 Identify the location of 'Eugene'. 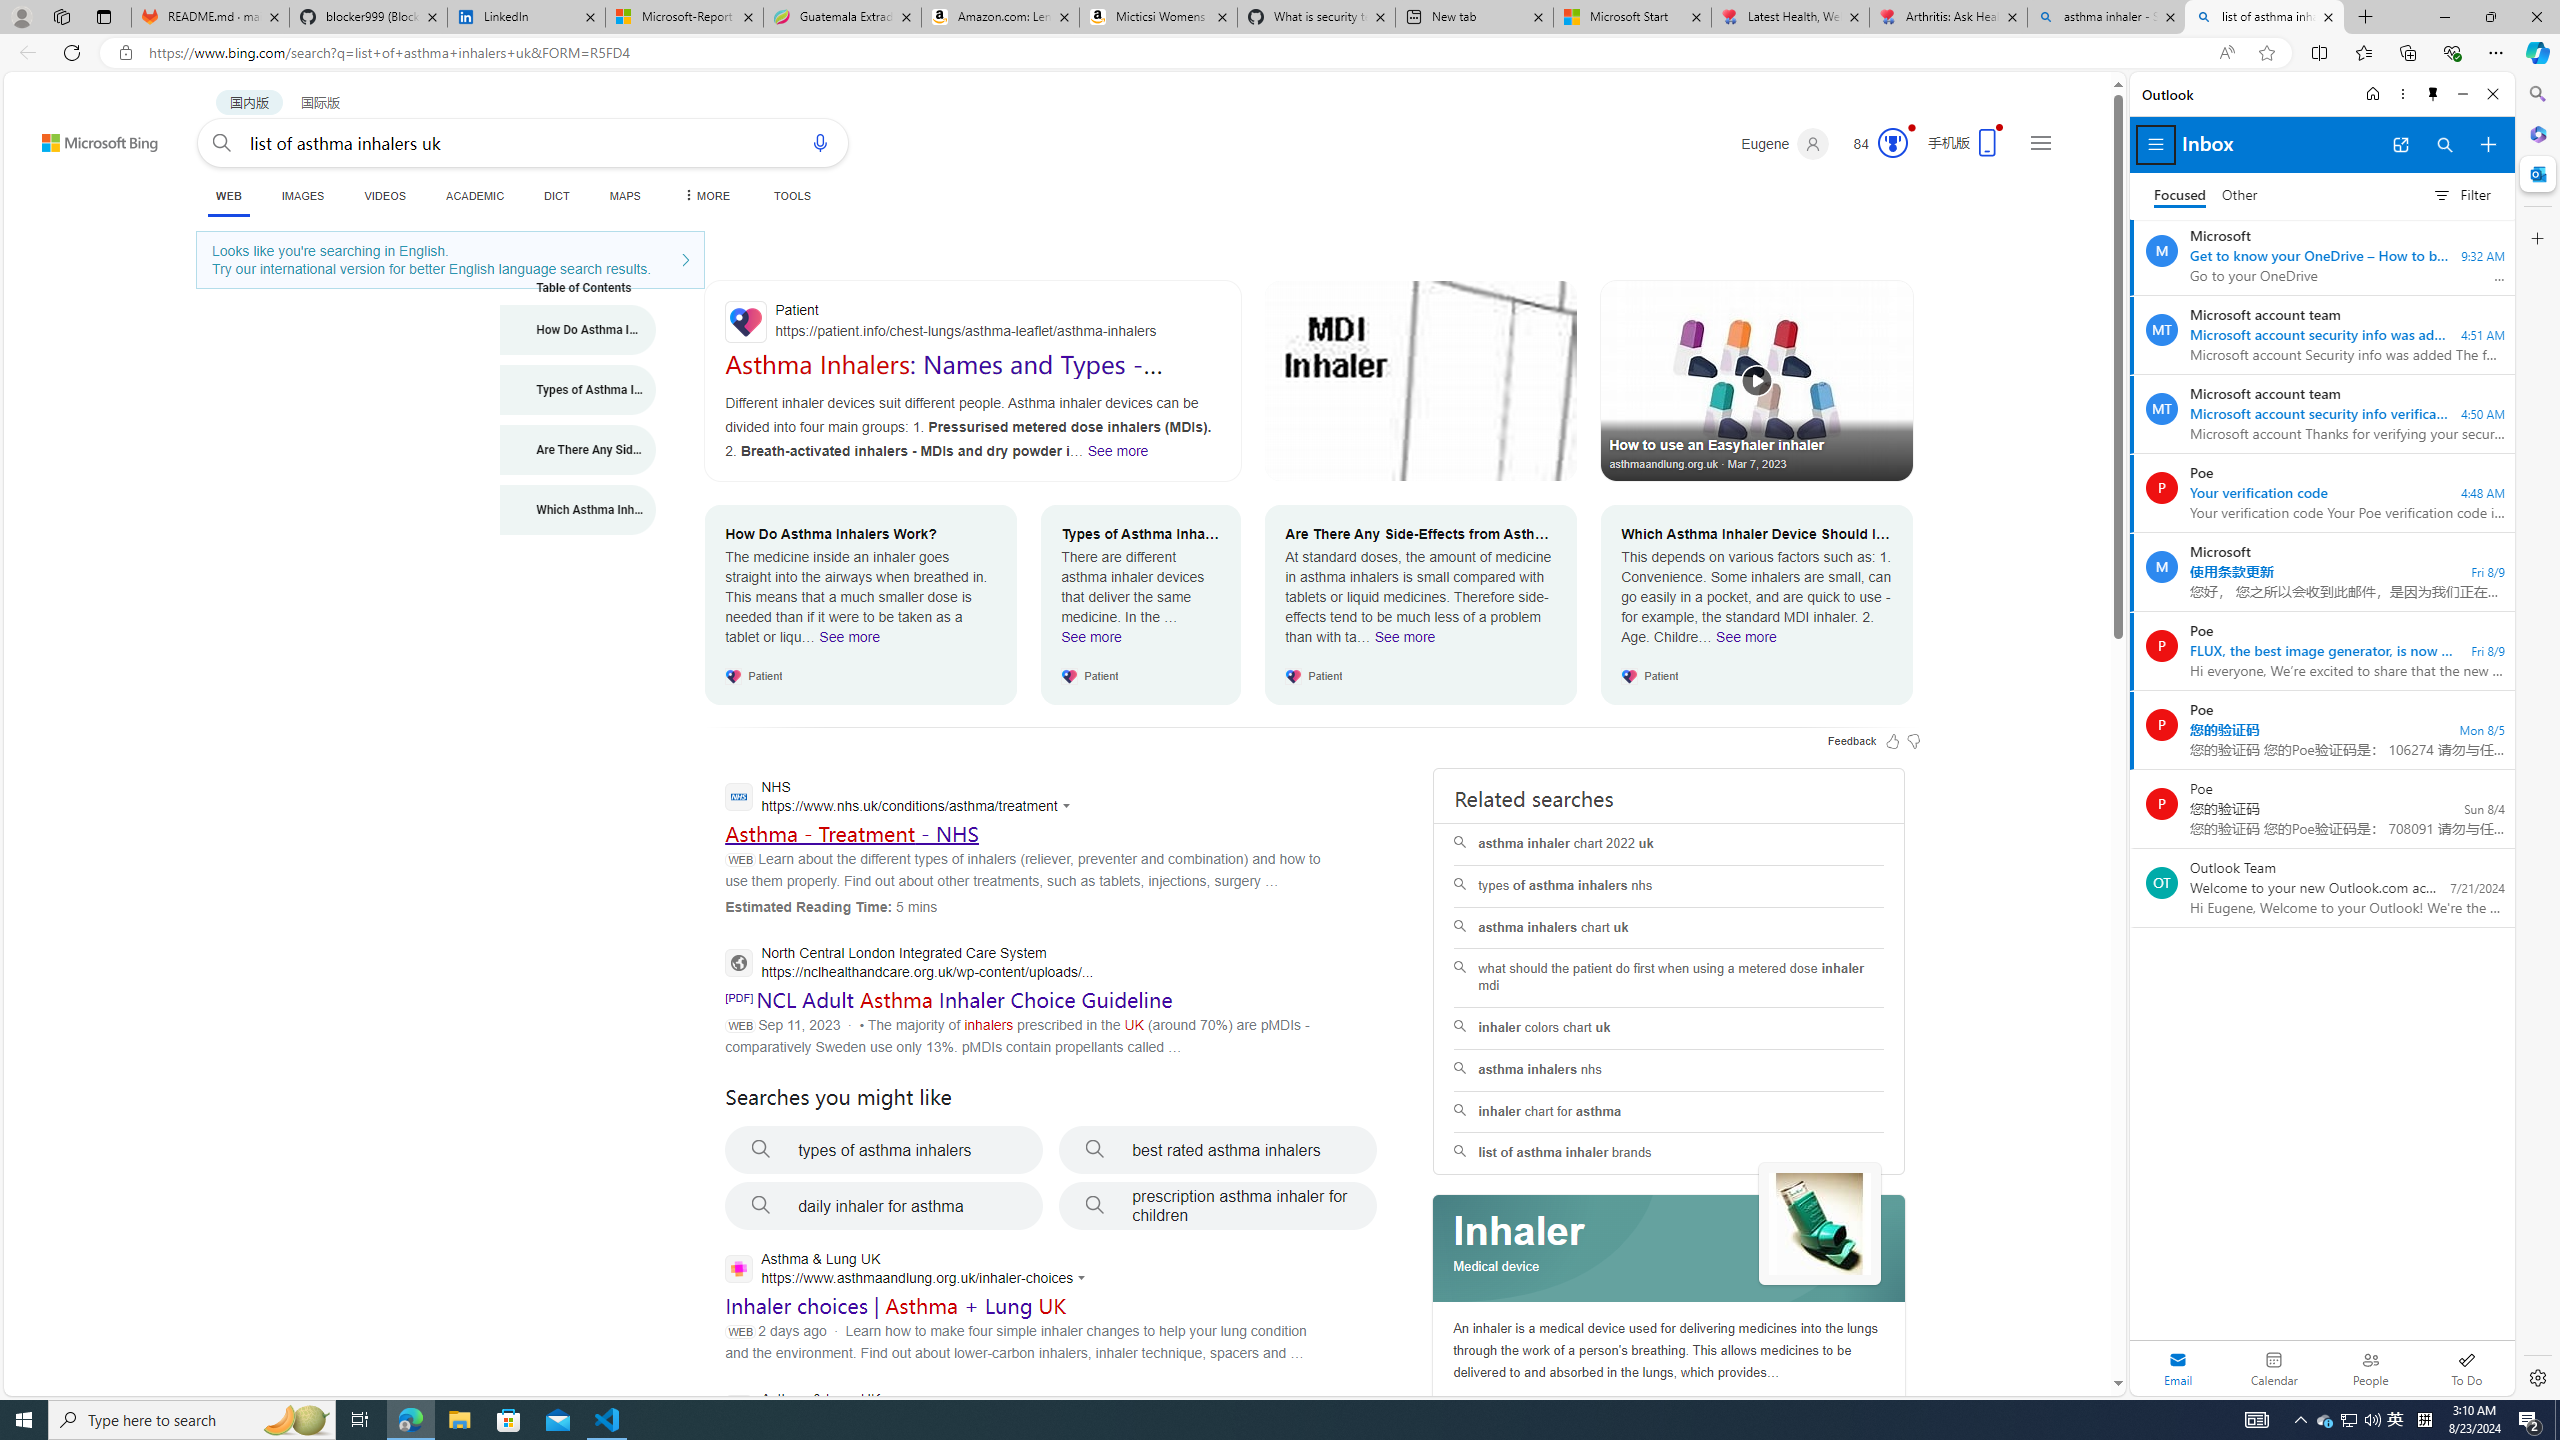
(1785, 143).